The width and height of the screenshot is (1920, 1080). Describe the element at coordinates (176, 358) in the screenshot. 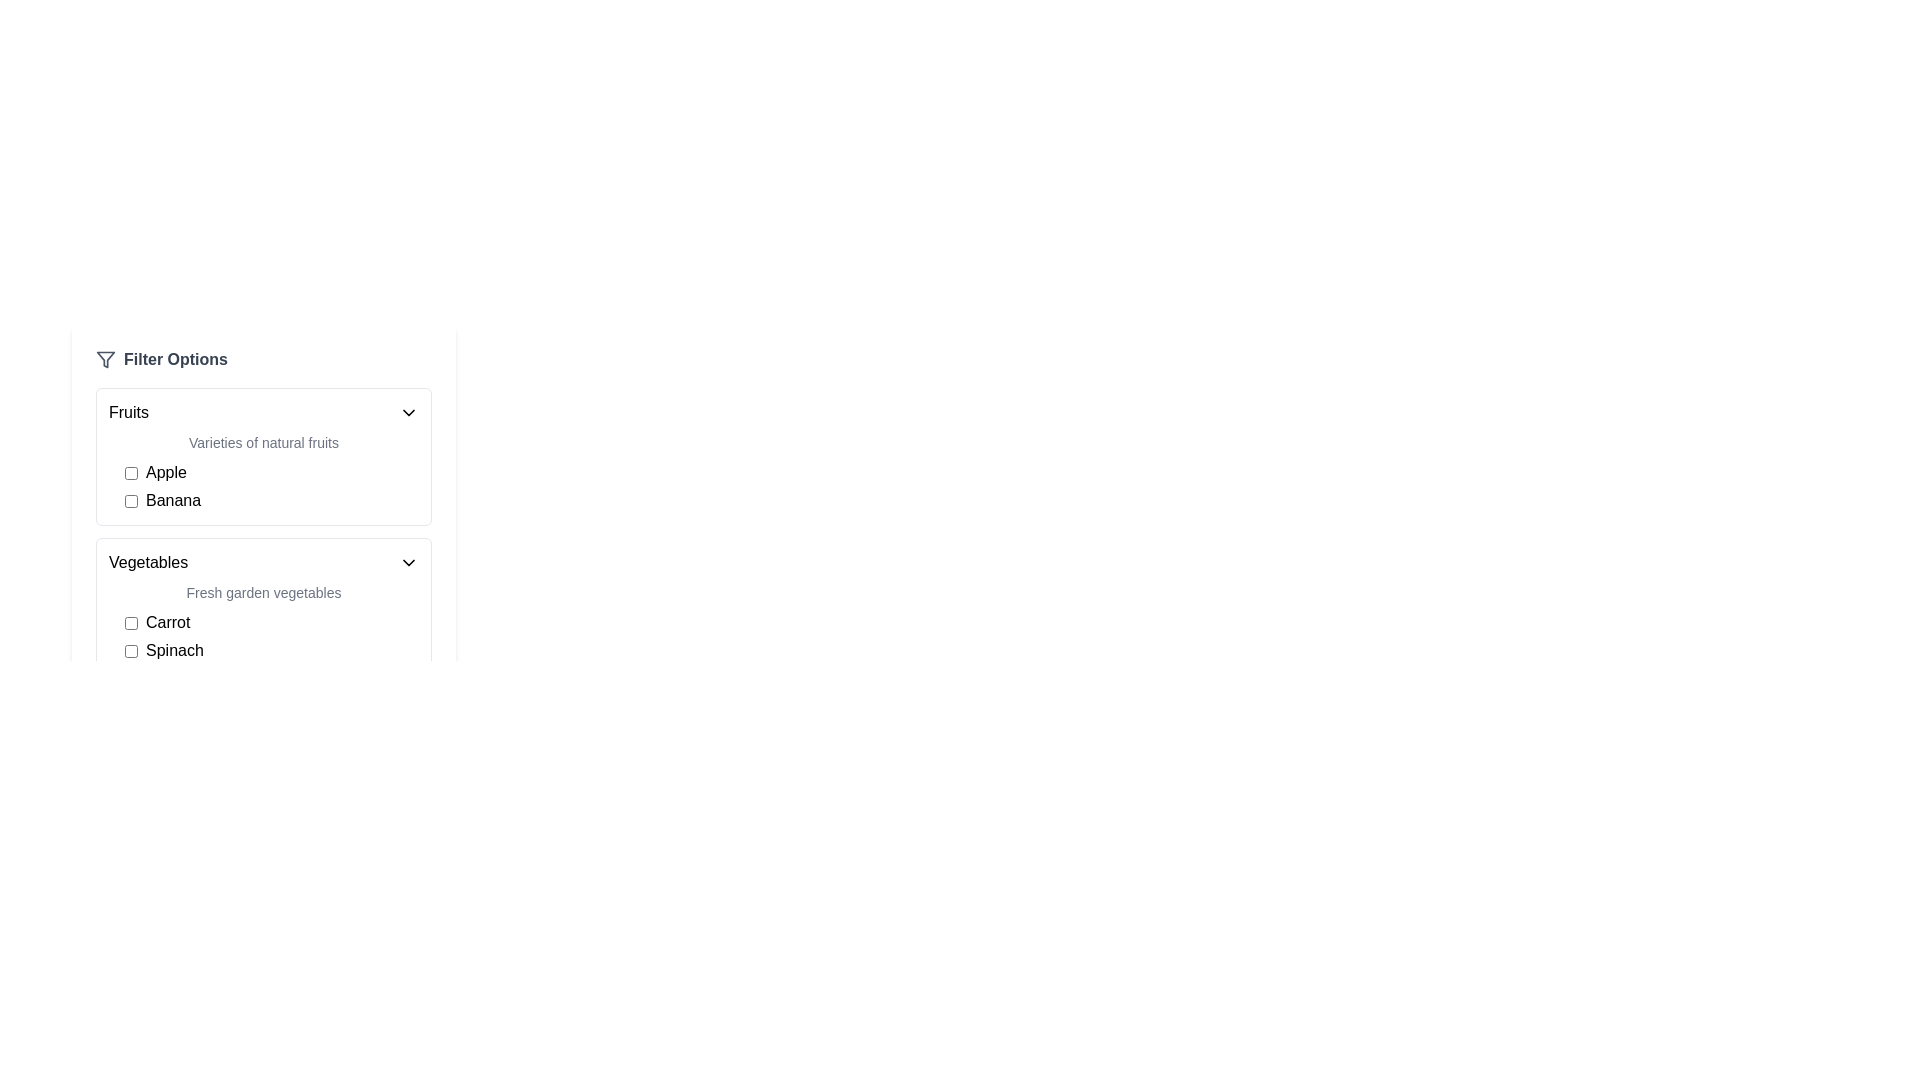

I see `the 'Filter Options' text label, which is displayed in bold and dark gray font, located at the top-left corner of the interface, slightly rightward of a filter icon and above the 'Fruits' section` at that location.